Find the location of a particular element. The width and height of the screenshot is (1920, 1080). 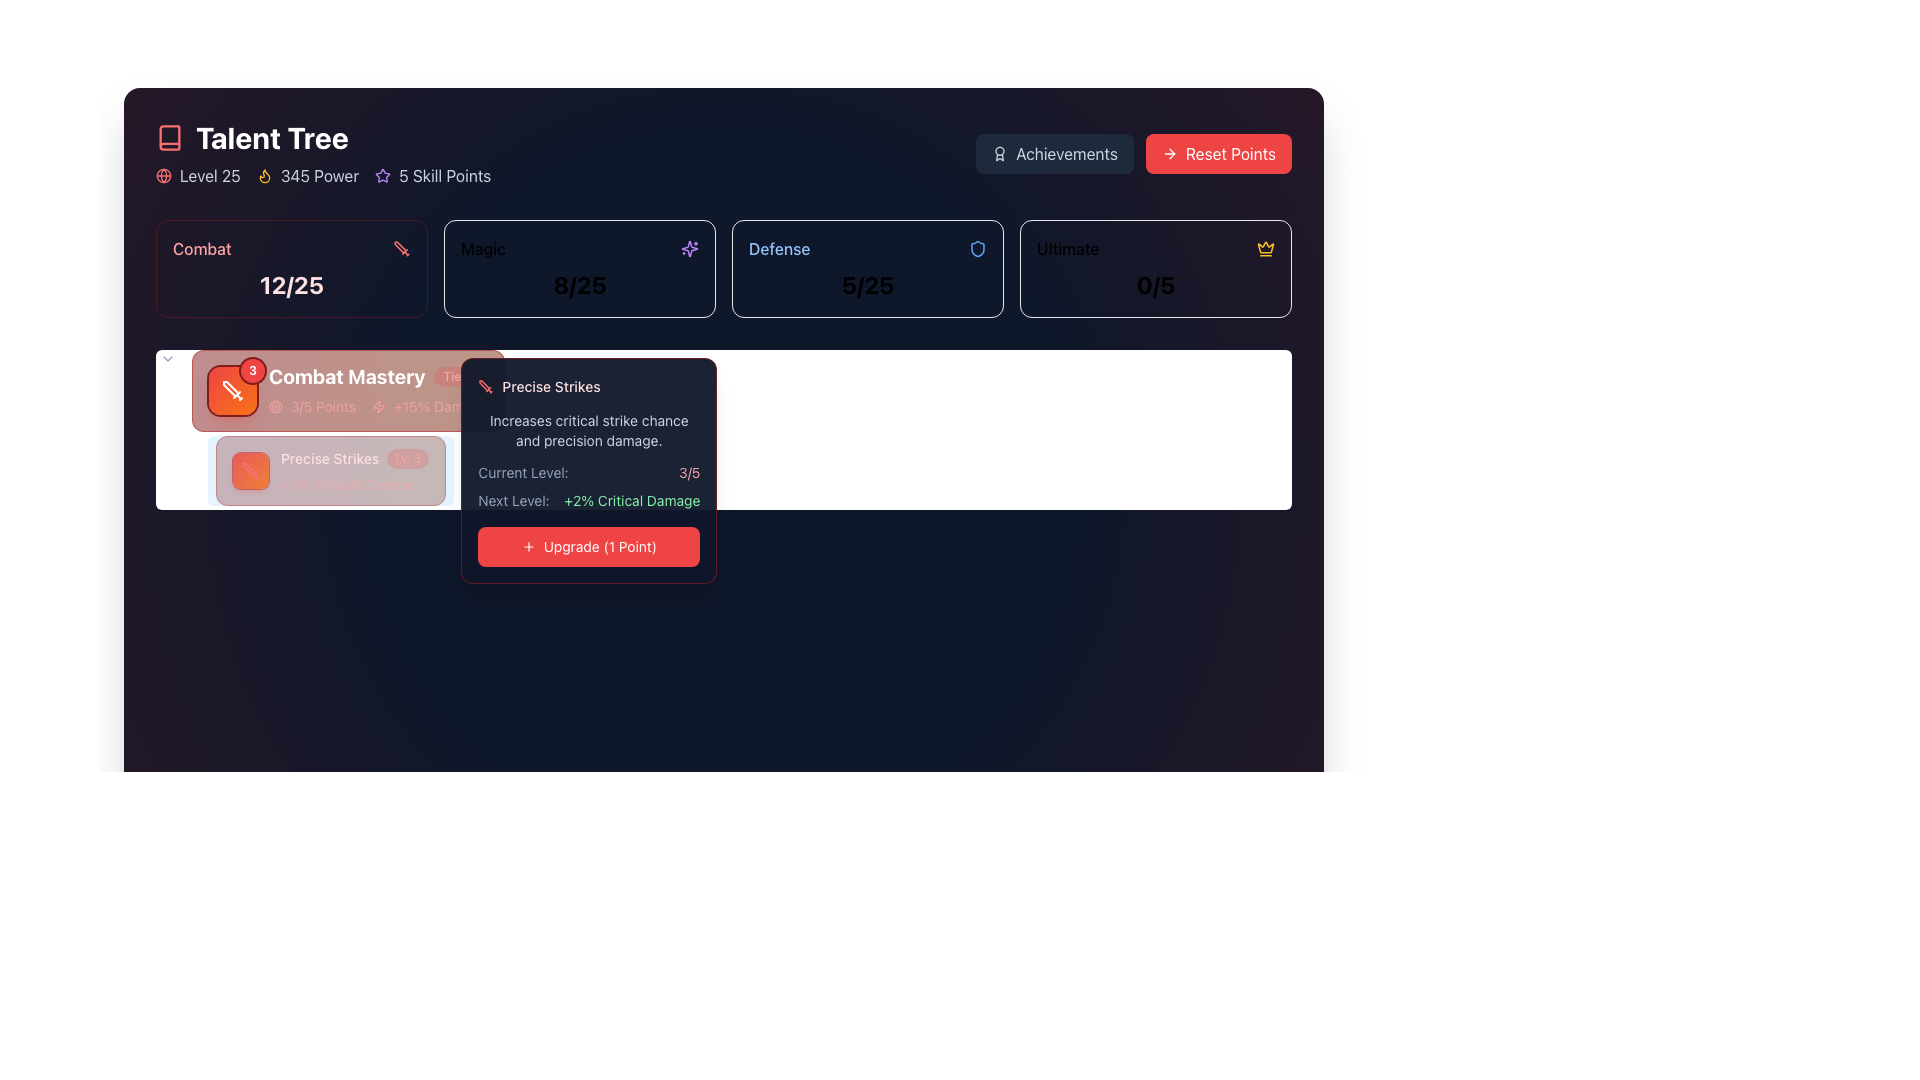

the circular clock face component of the clock icon, positioned above the 'Defense' section in the interface is located at coordinates (765, 319).